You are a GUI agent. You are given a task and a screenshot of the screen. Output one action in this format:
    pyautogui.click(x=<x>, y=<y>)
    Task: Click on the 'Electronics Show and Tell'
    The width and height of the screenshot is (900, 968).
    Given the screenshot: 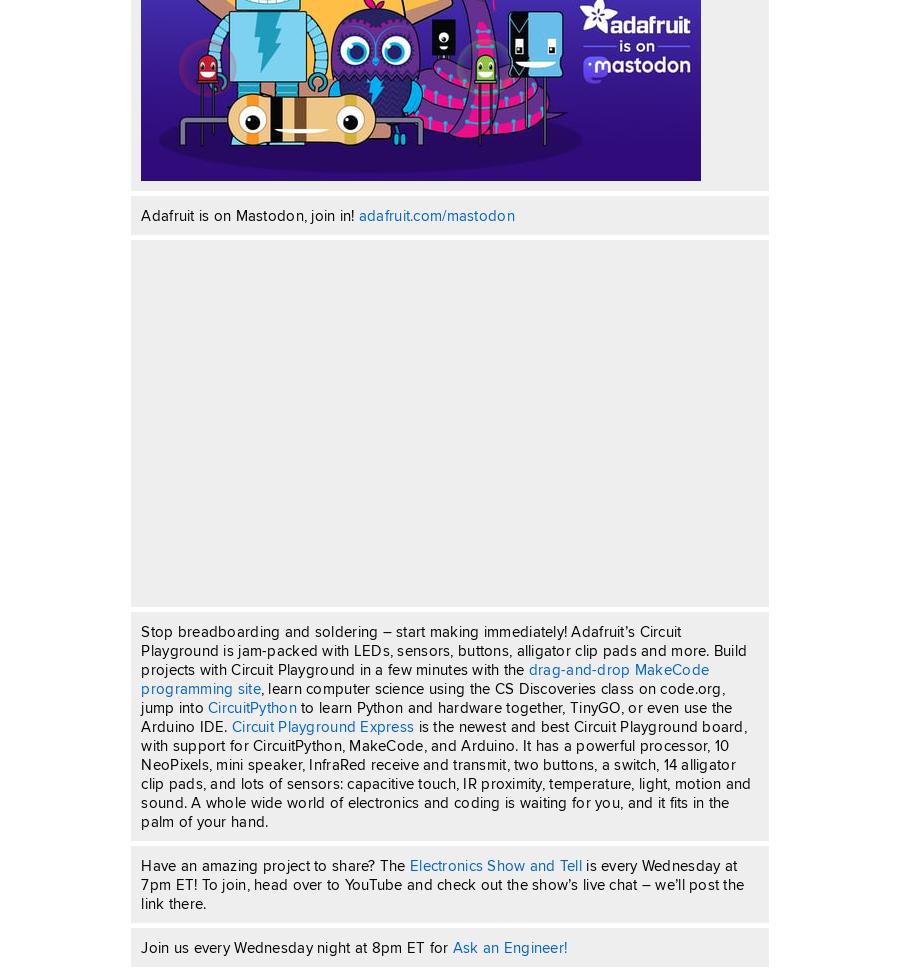 What is the action you would take?
    pyautogui.click(x=494, y=864)
    